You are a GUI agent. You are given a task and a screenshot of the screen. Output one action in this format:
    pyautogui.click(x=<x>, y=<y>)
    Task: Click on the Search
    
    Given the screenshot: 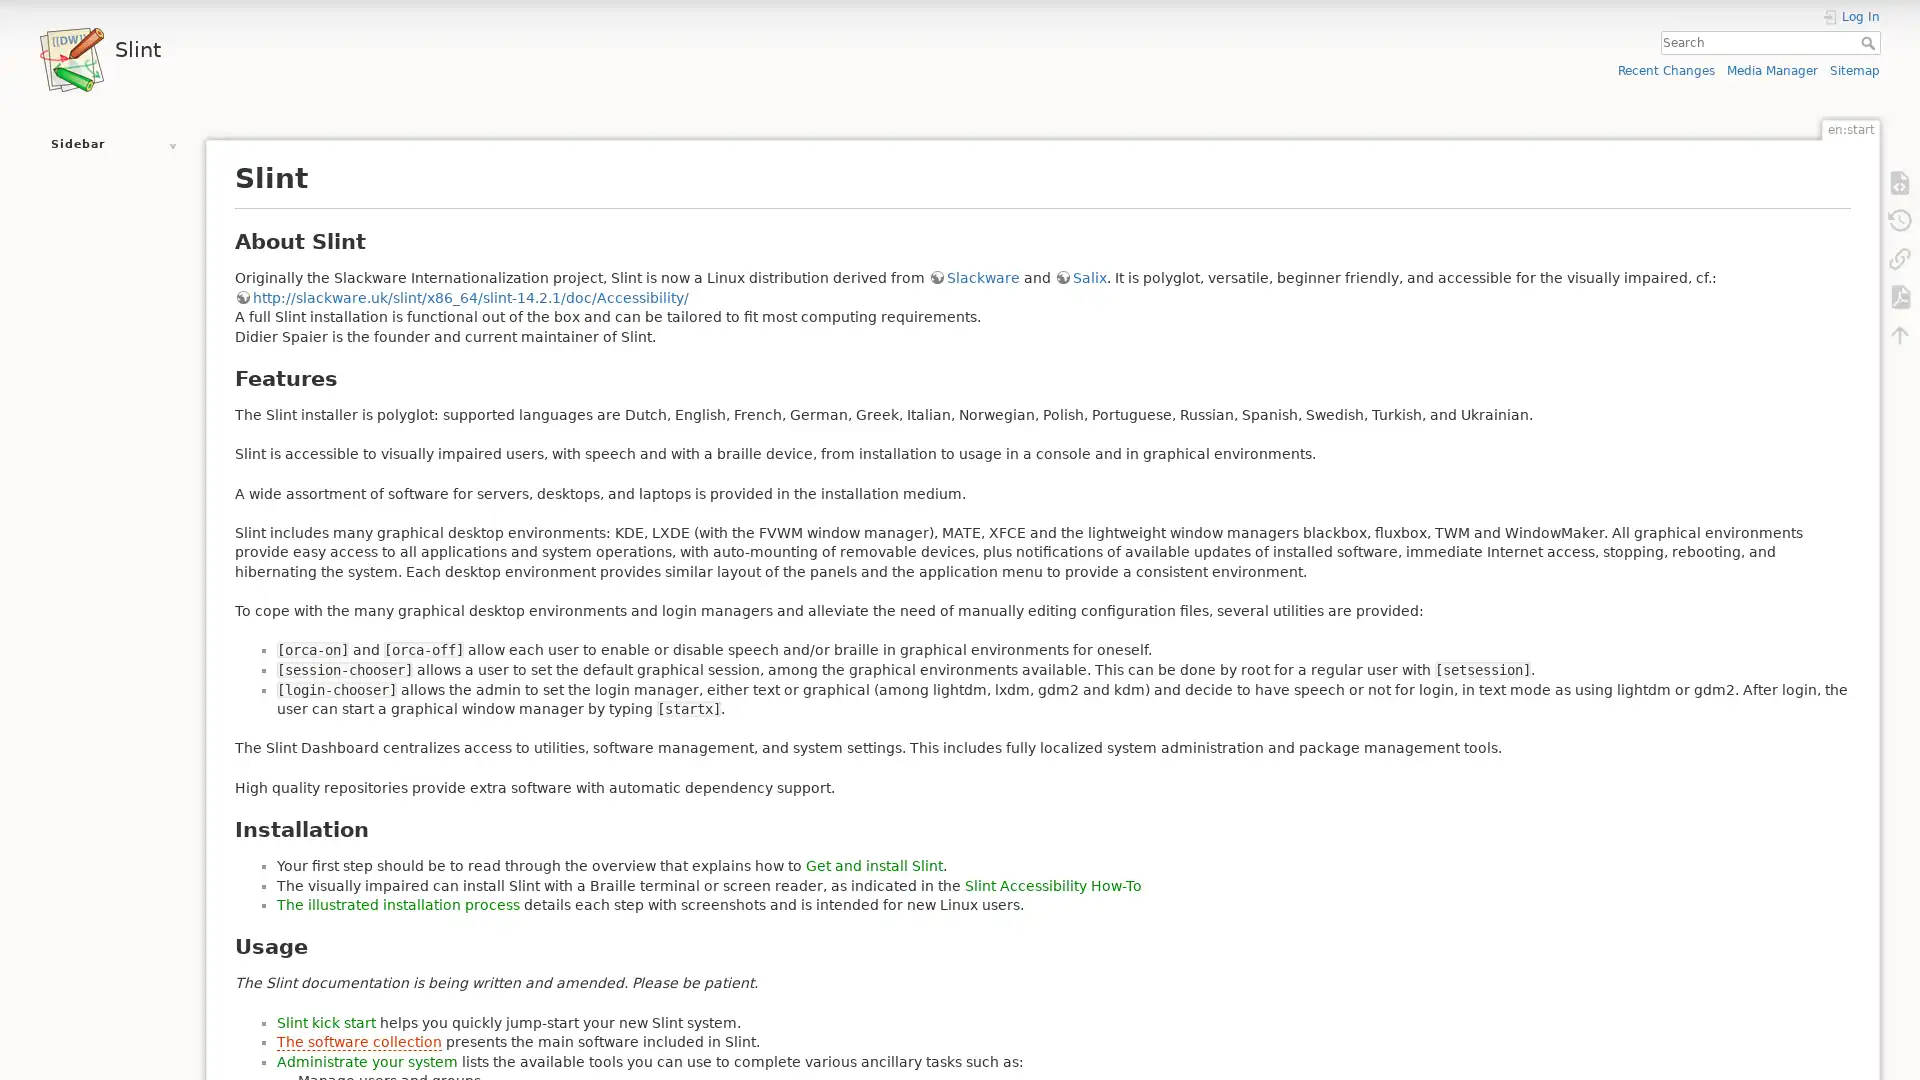 What is the action you would take?
    pyautogui.click(x=1869, y=42)
    